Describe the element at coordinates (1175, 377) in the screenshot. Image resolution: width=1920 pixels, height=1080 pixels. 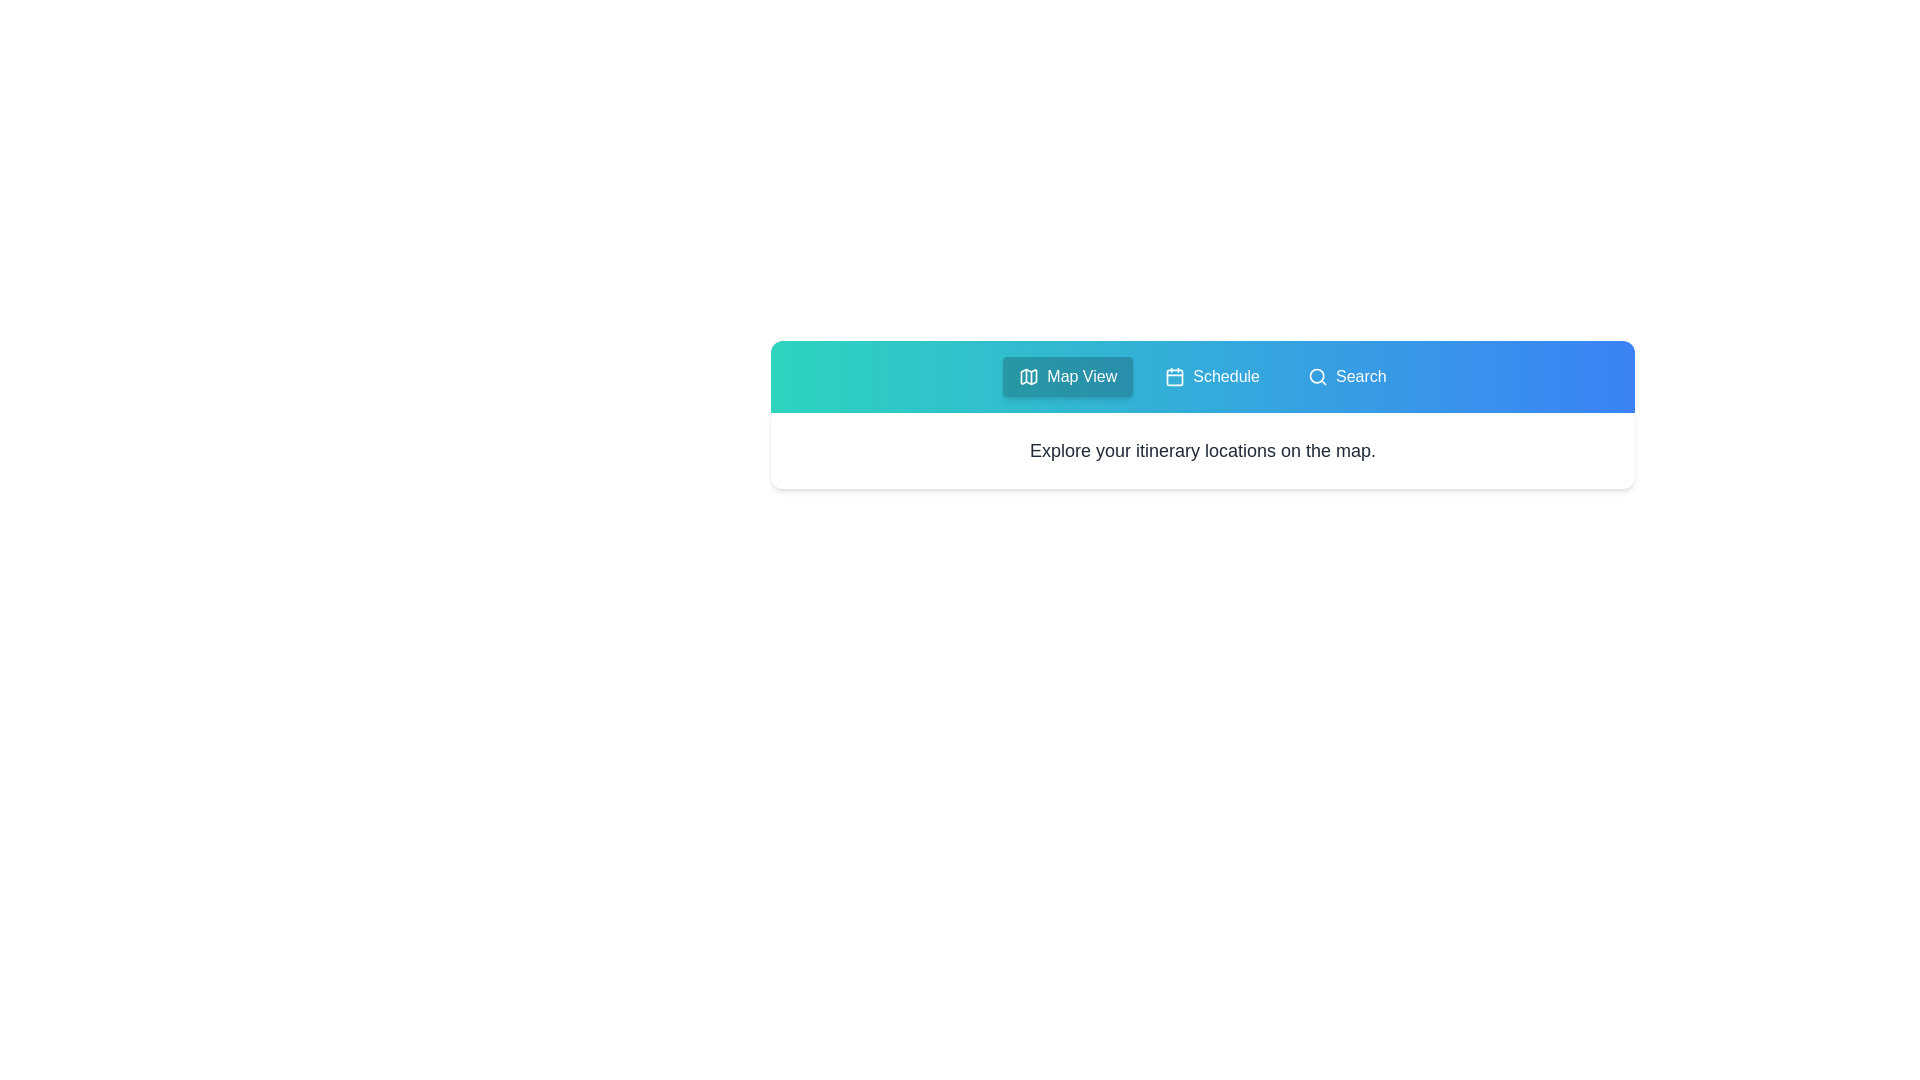
I see `the small rectangular shape with rounded corners, part of the calendar glyph, if it is interactive` at that location.